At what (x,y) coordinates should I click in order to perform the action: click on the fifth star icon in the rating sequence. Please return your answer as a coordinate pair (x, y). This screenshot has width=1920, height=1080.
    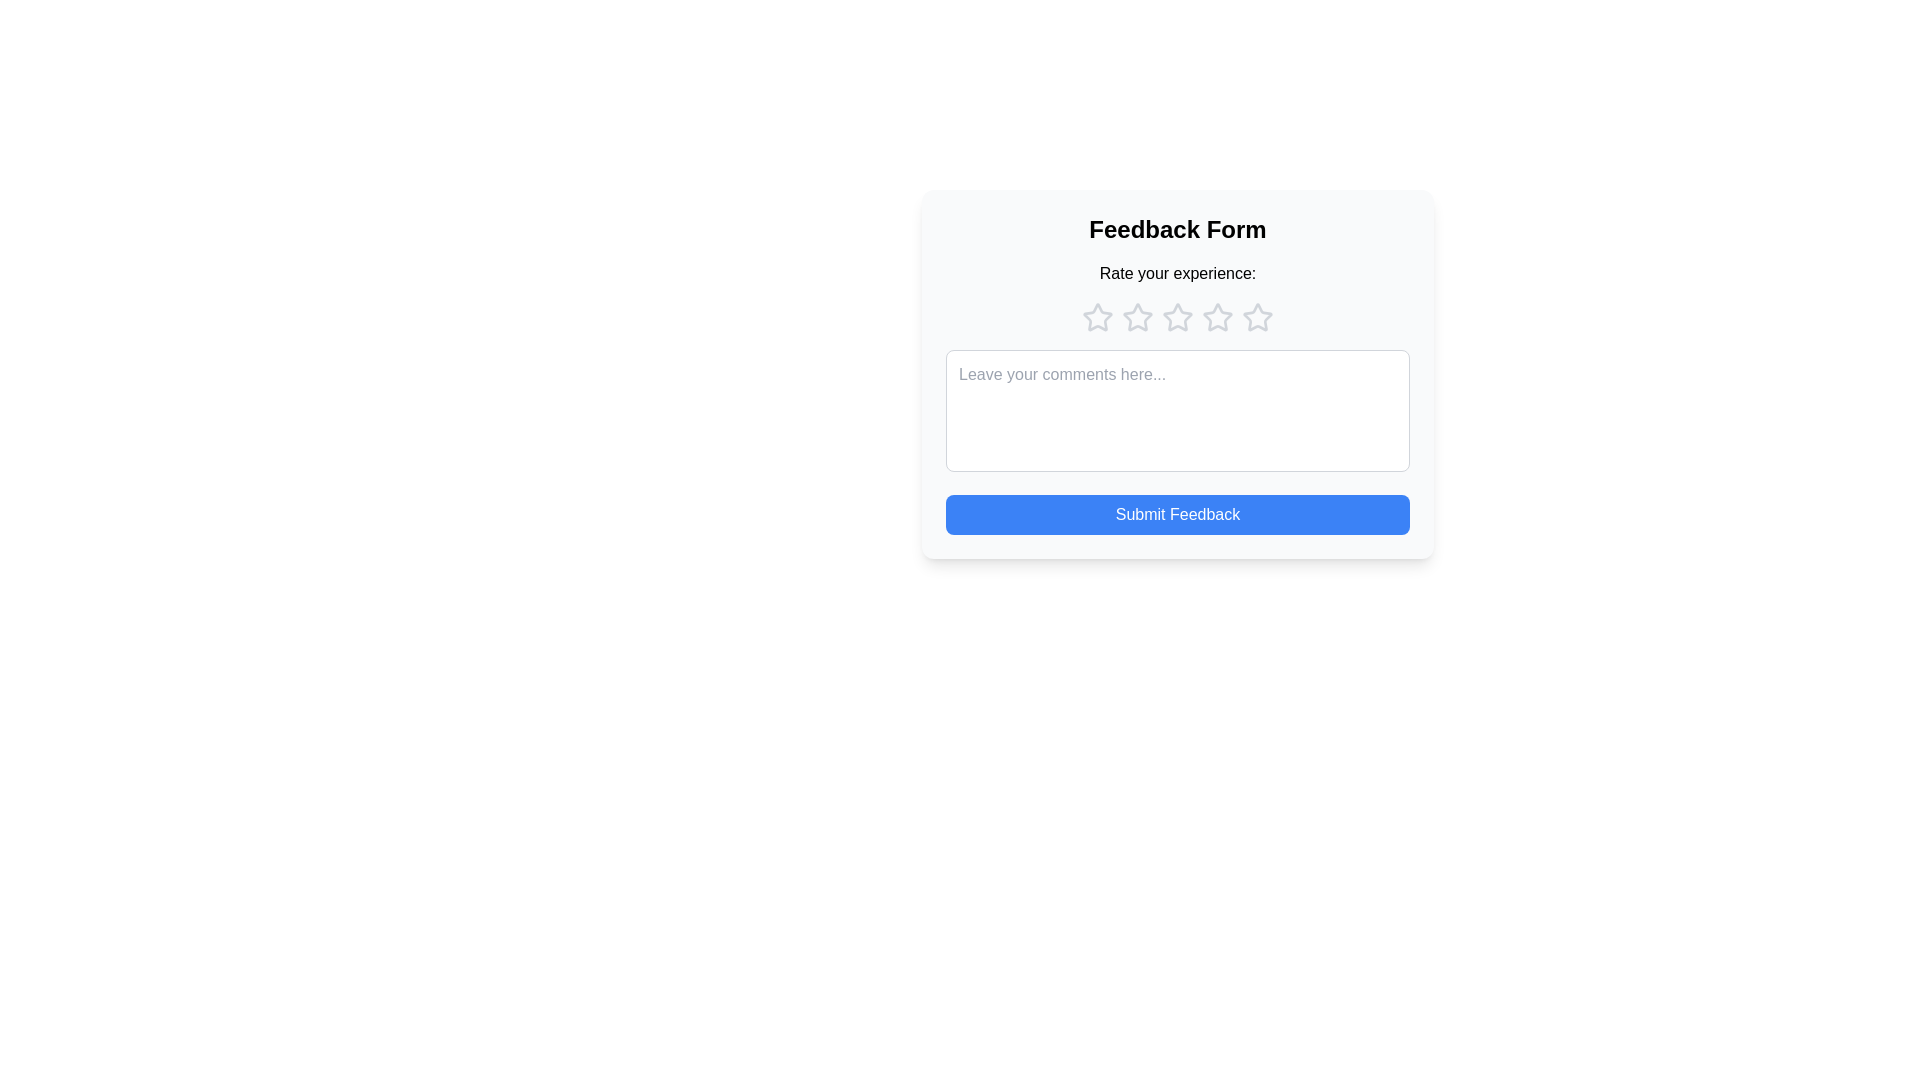
    Looking at the image, I should click on (1256, 316).